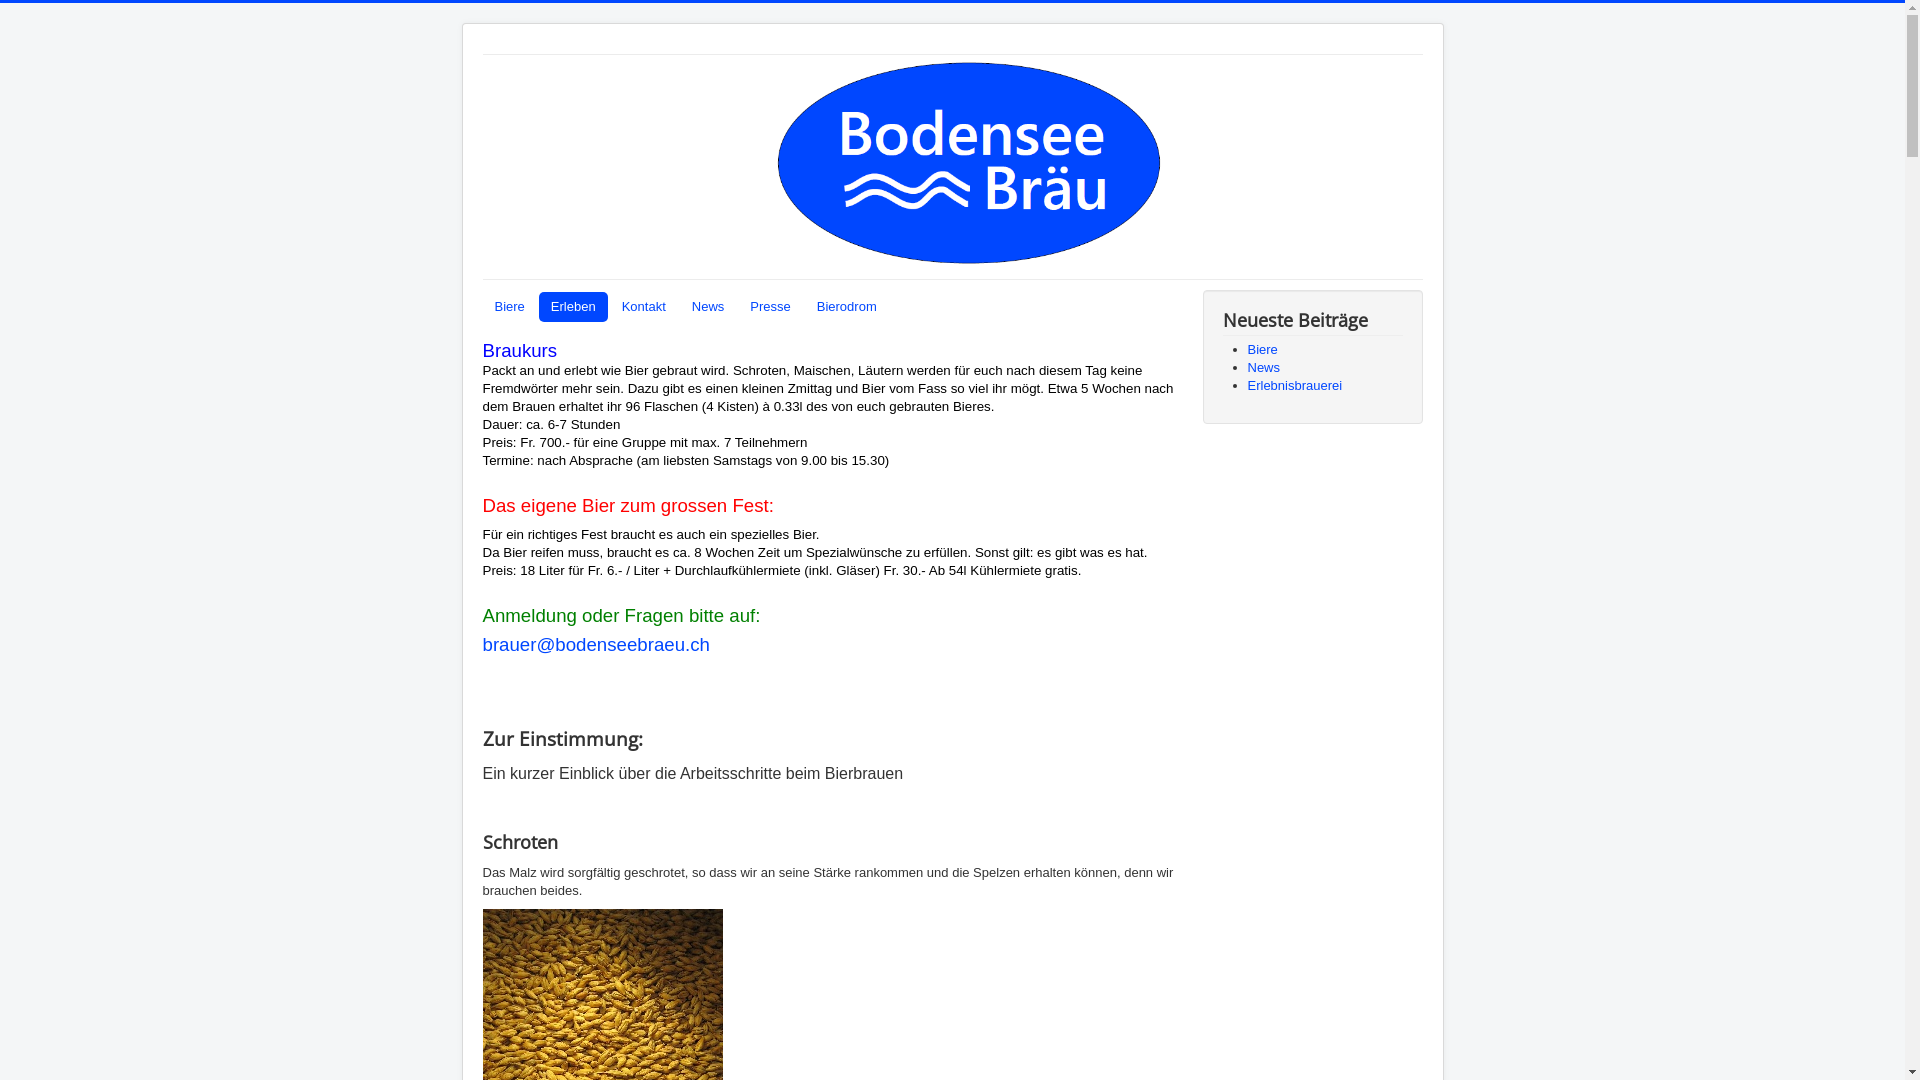 The width and height of the screenshot is (1920, 1080). I want to click on 'Erleben', so click(572, 307).